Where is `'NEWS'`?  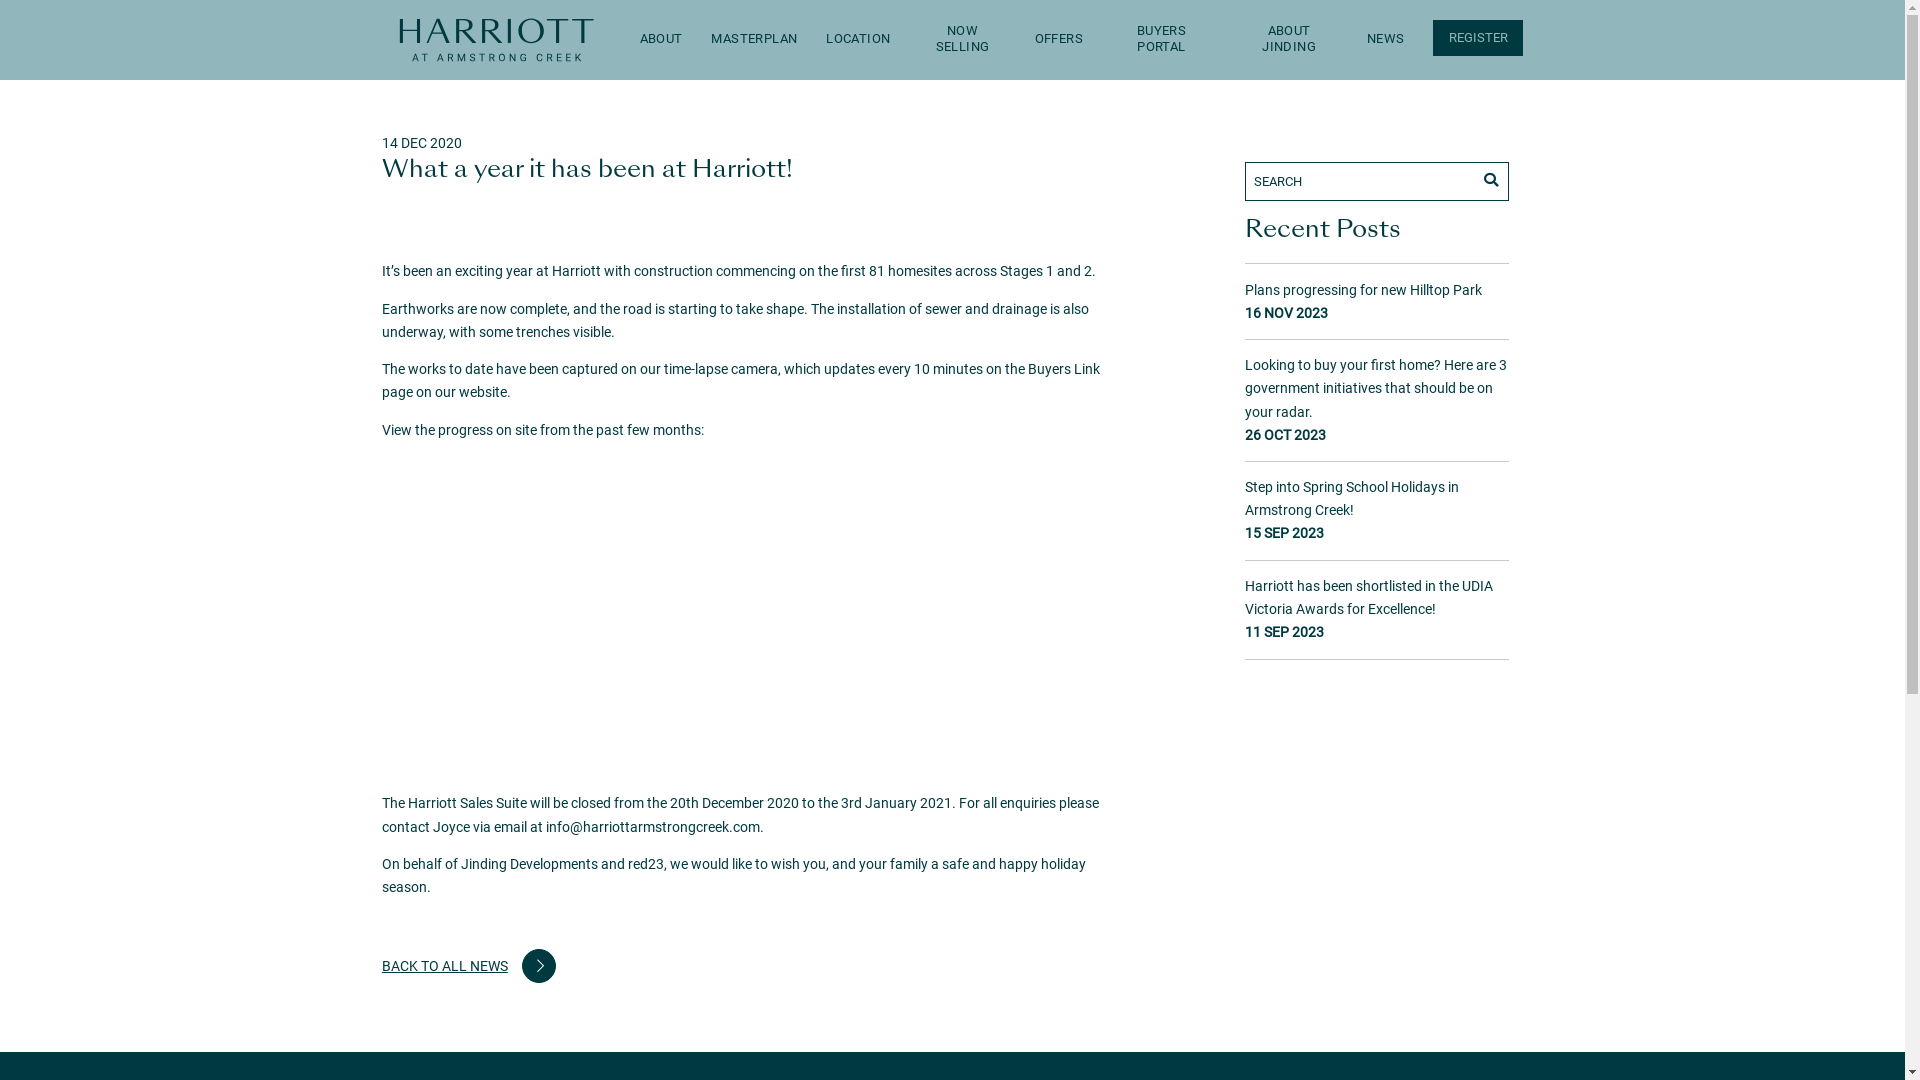
'NEWS' is located at coordinates (1385, 40).